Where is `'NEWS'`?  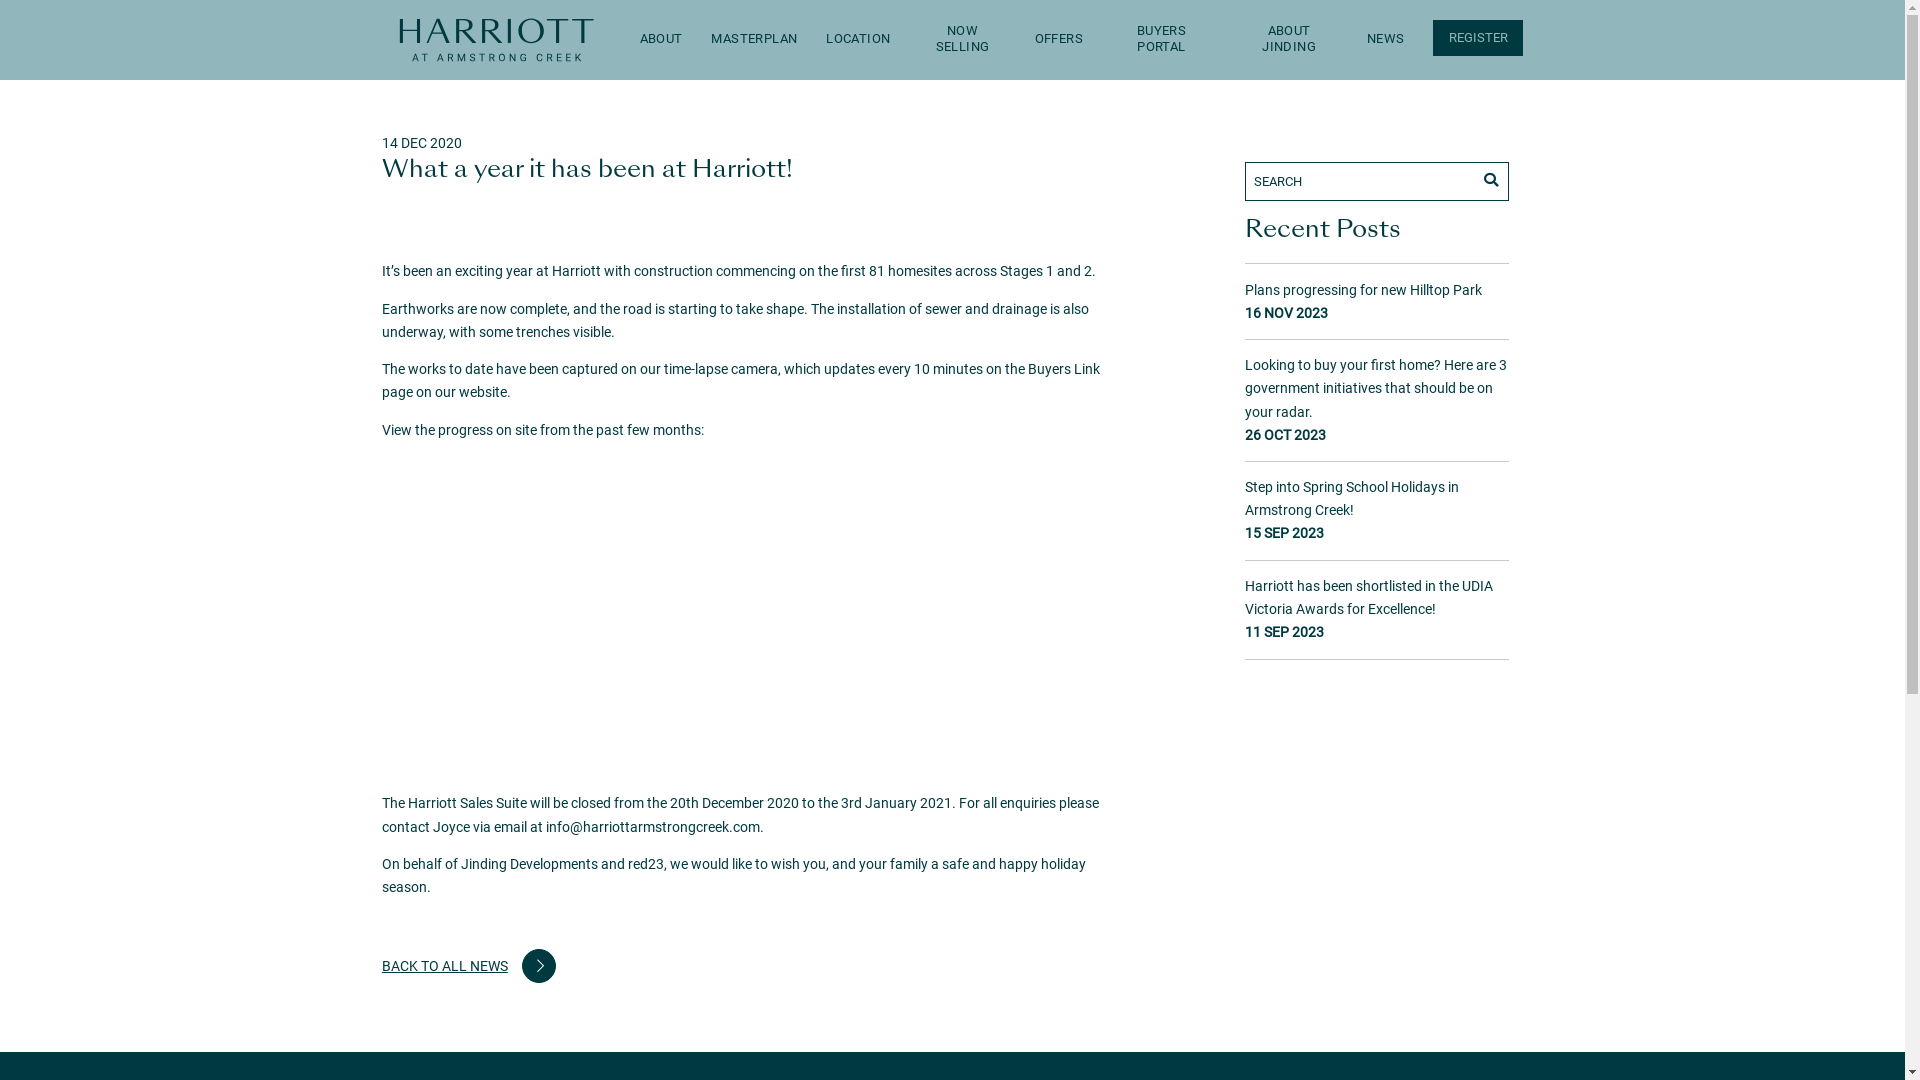
'NEWS' is located at coordinates (1385, 40).